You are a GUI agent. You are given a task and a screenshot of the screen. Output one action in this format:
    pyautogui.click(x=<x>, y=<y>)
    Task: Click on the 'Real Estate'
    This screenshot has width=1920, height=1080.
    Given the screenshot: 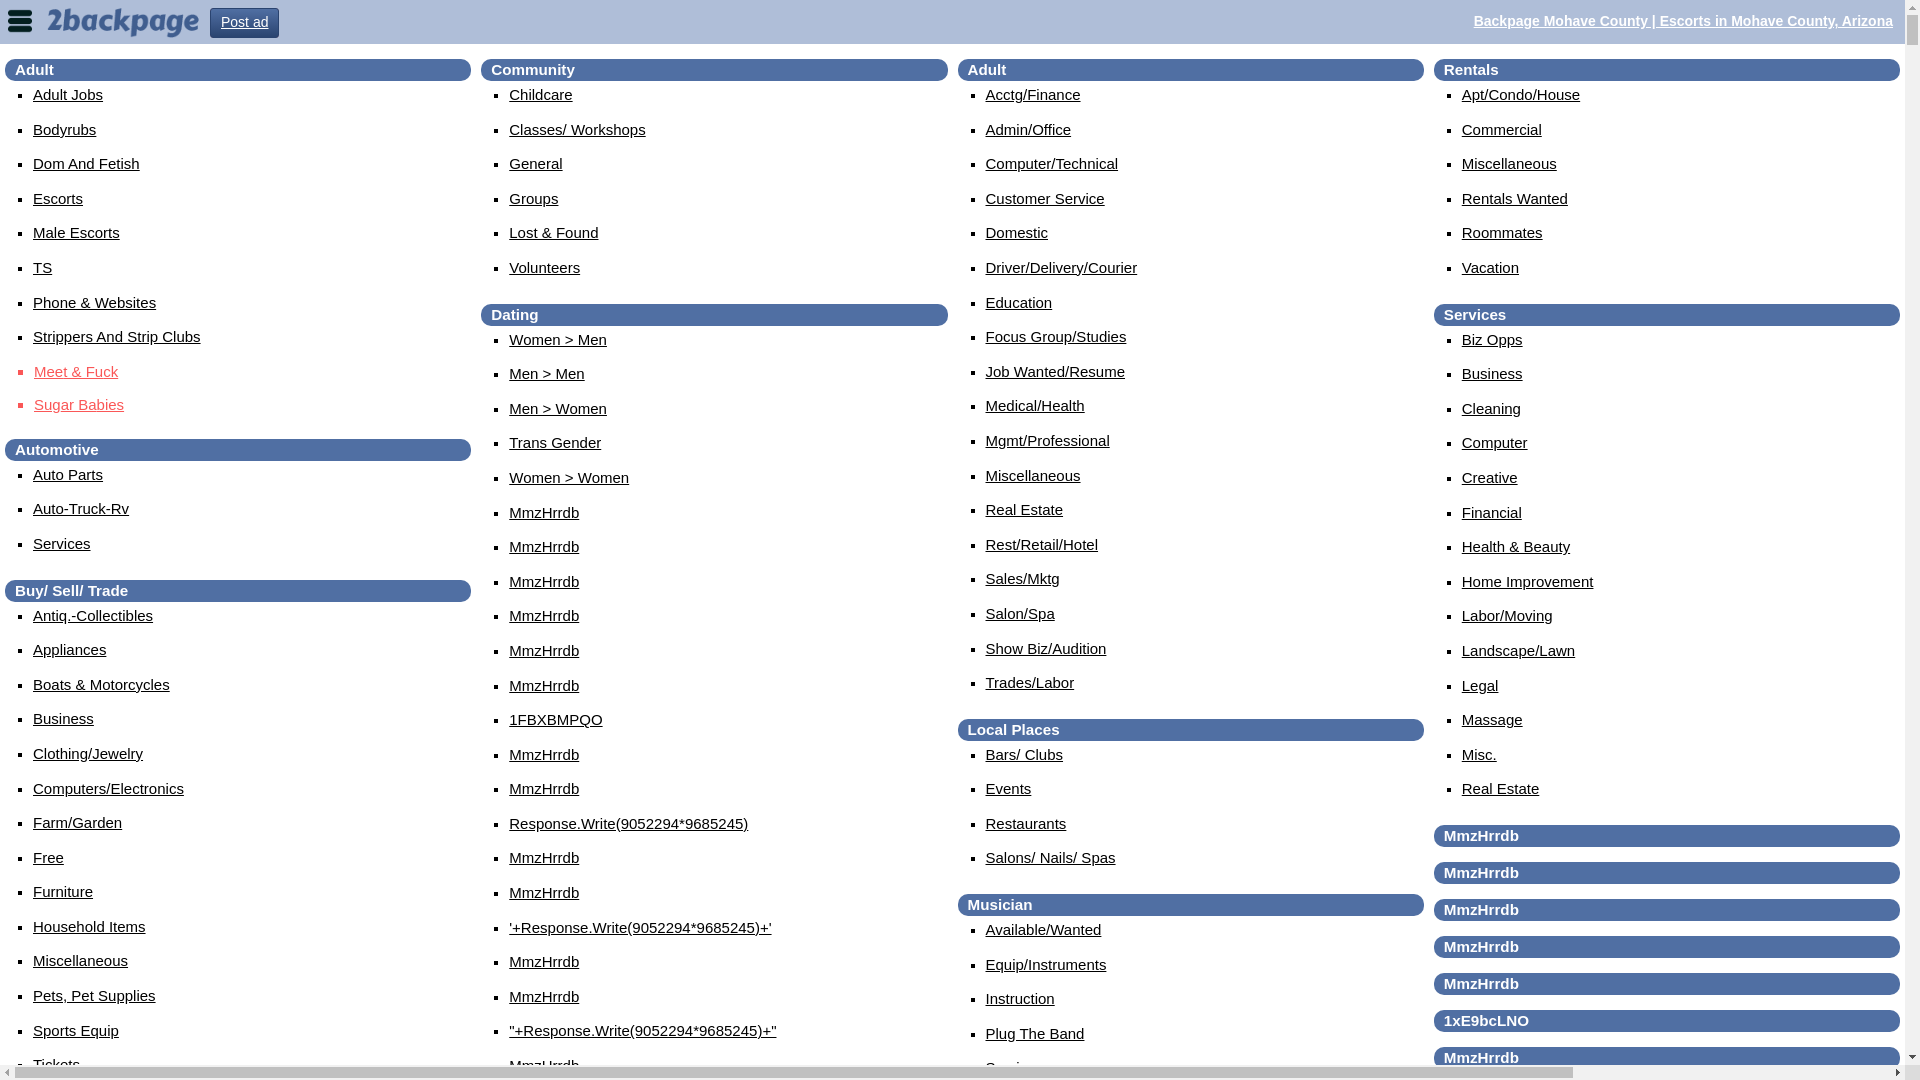 What is the action you would take?
    pyautogui.click(x=1025, y=508)
    